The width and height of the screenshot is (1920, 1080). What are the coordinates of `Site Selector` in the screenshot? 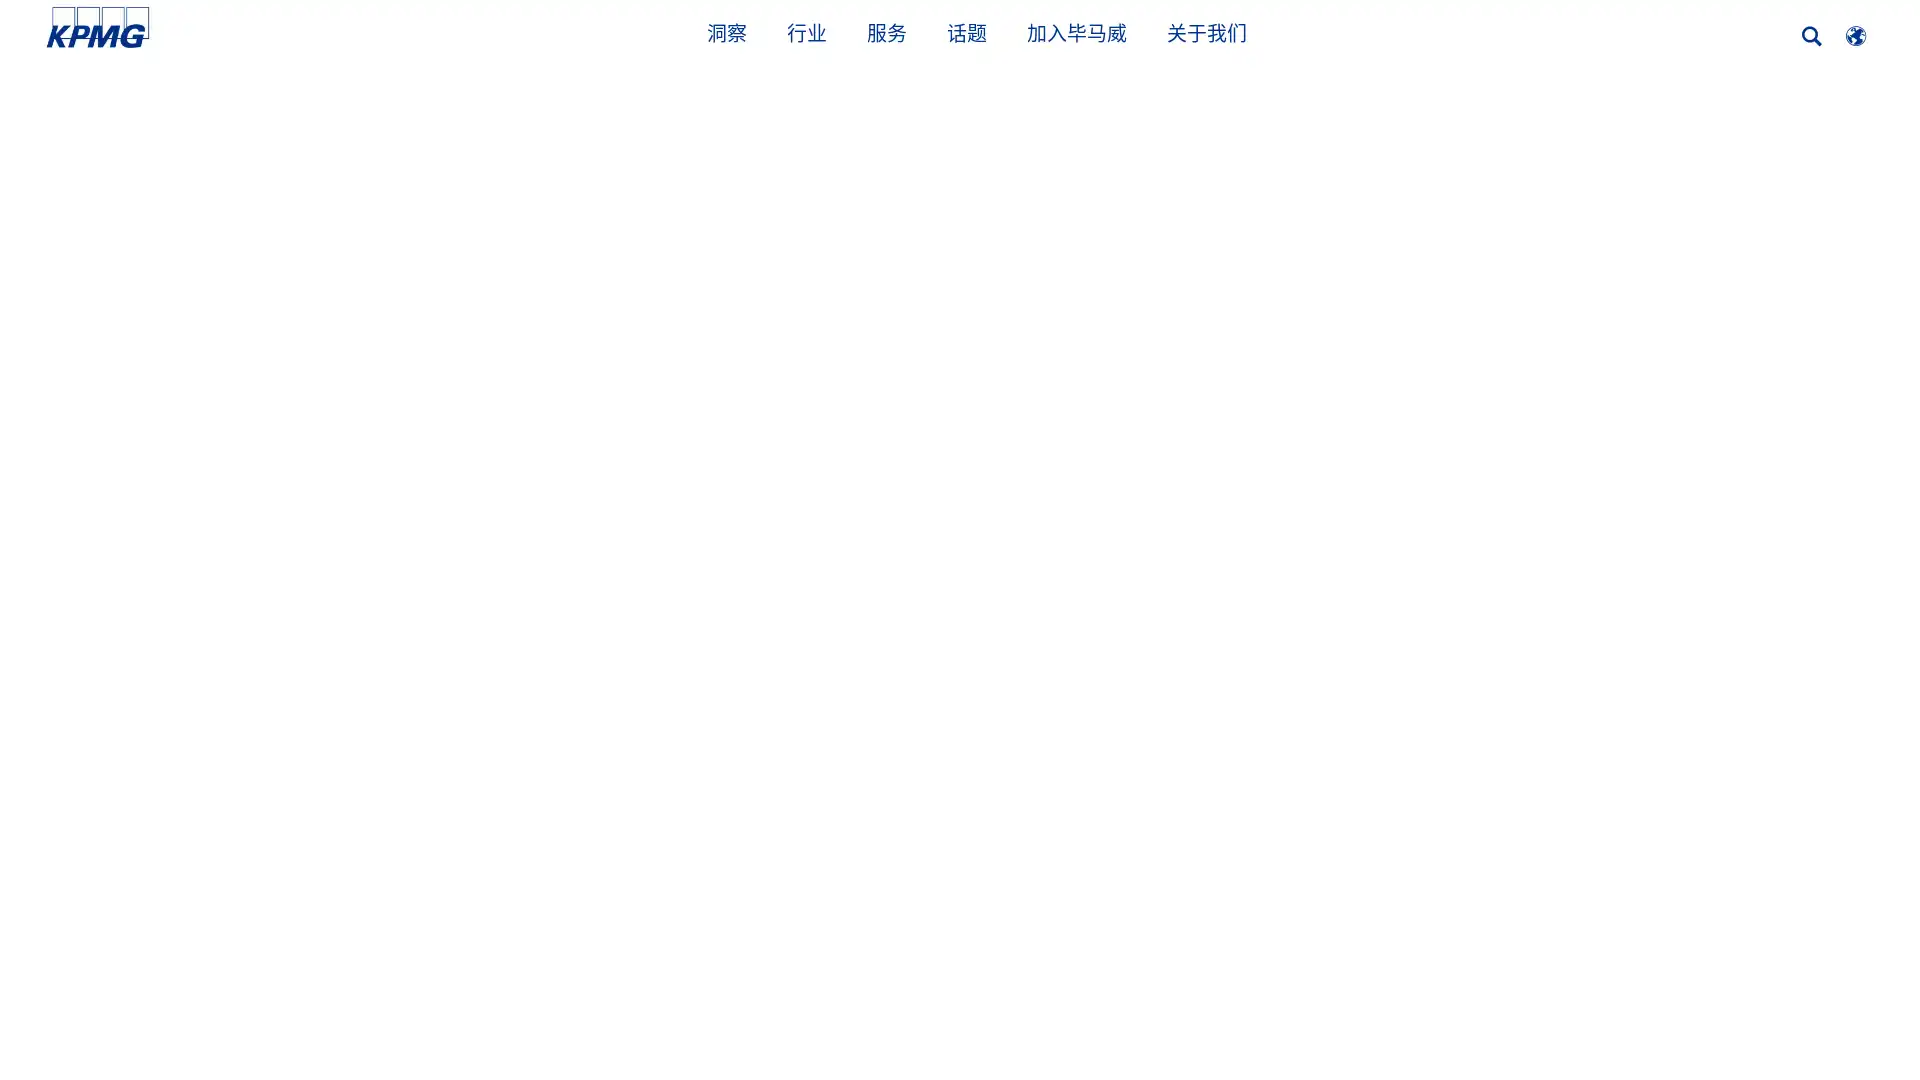 It's located at (1855, 35).